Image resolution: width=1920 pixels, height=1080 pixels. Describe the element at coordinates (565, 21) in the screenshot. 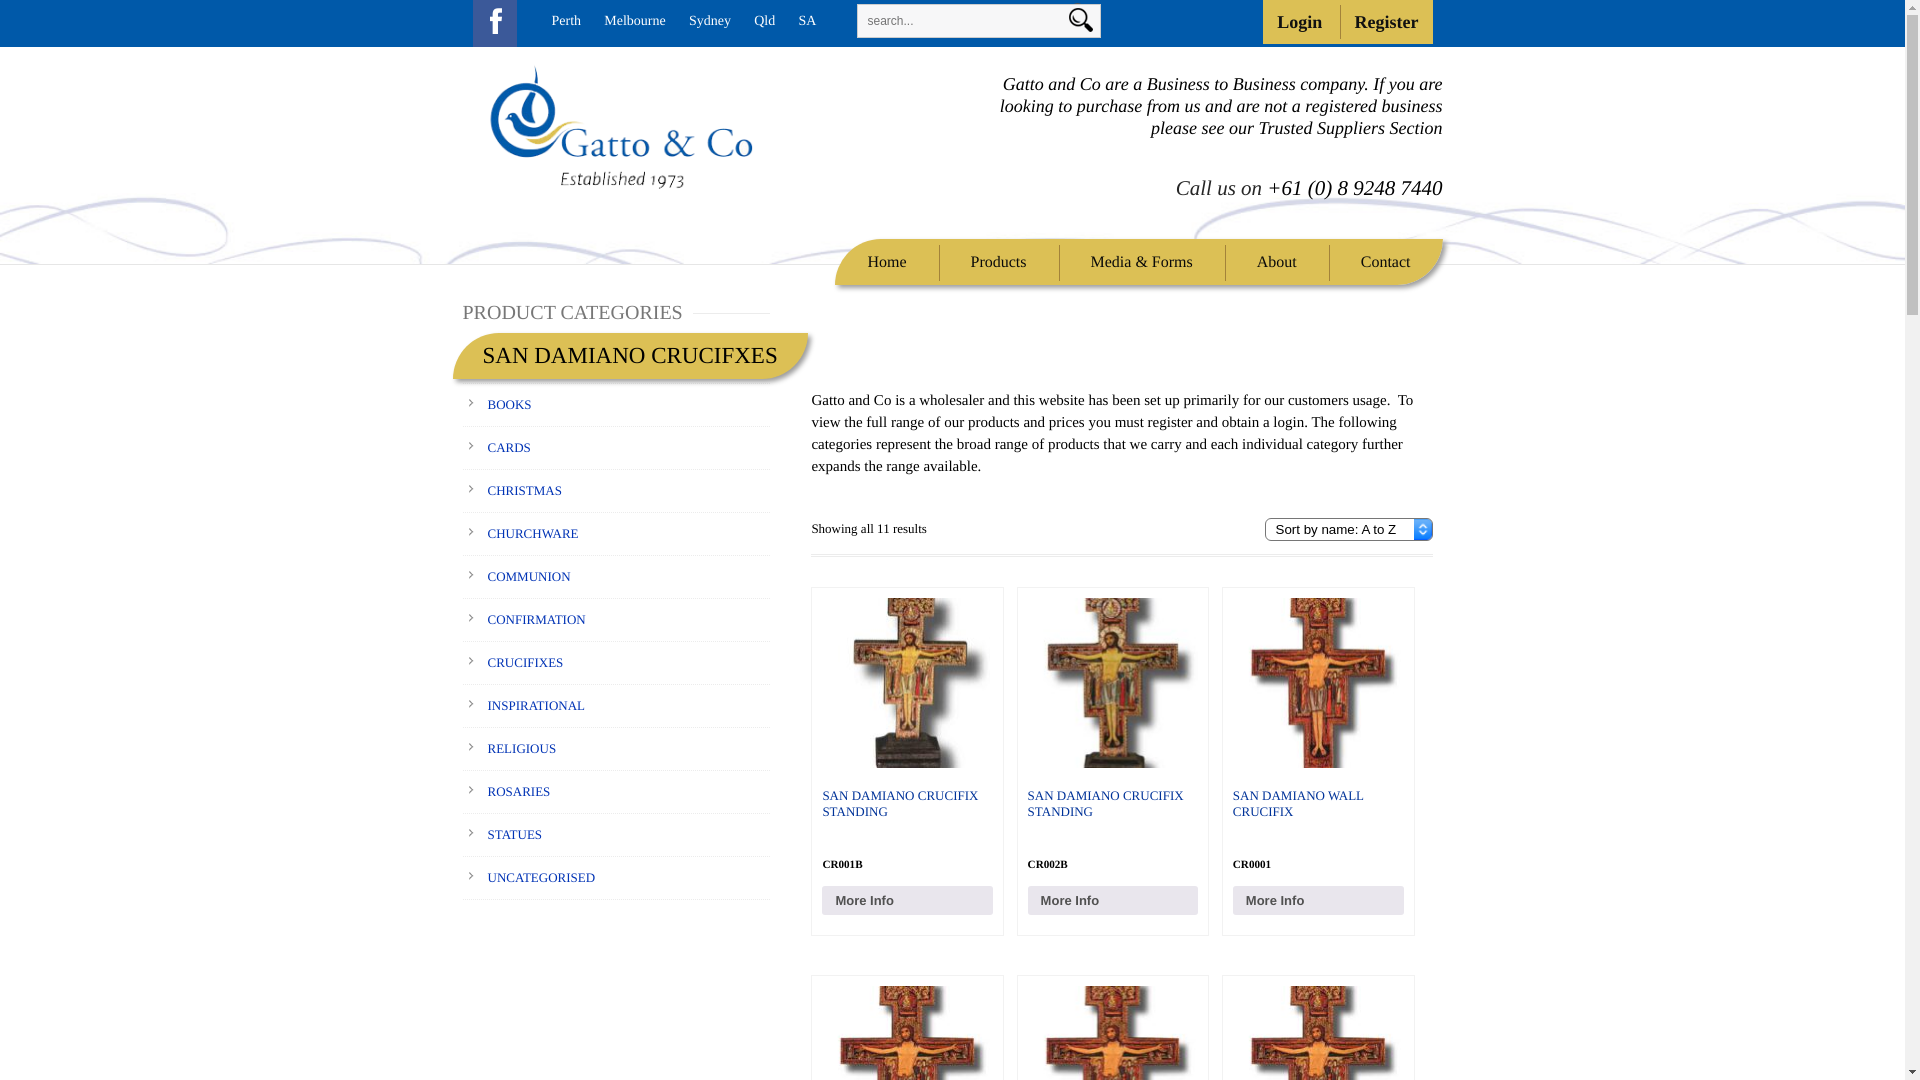

I see `'Perth'` at that location.